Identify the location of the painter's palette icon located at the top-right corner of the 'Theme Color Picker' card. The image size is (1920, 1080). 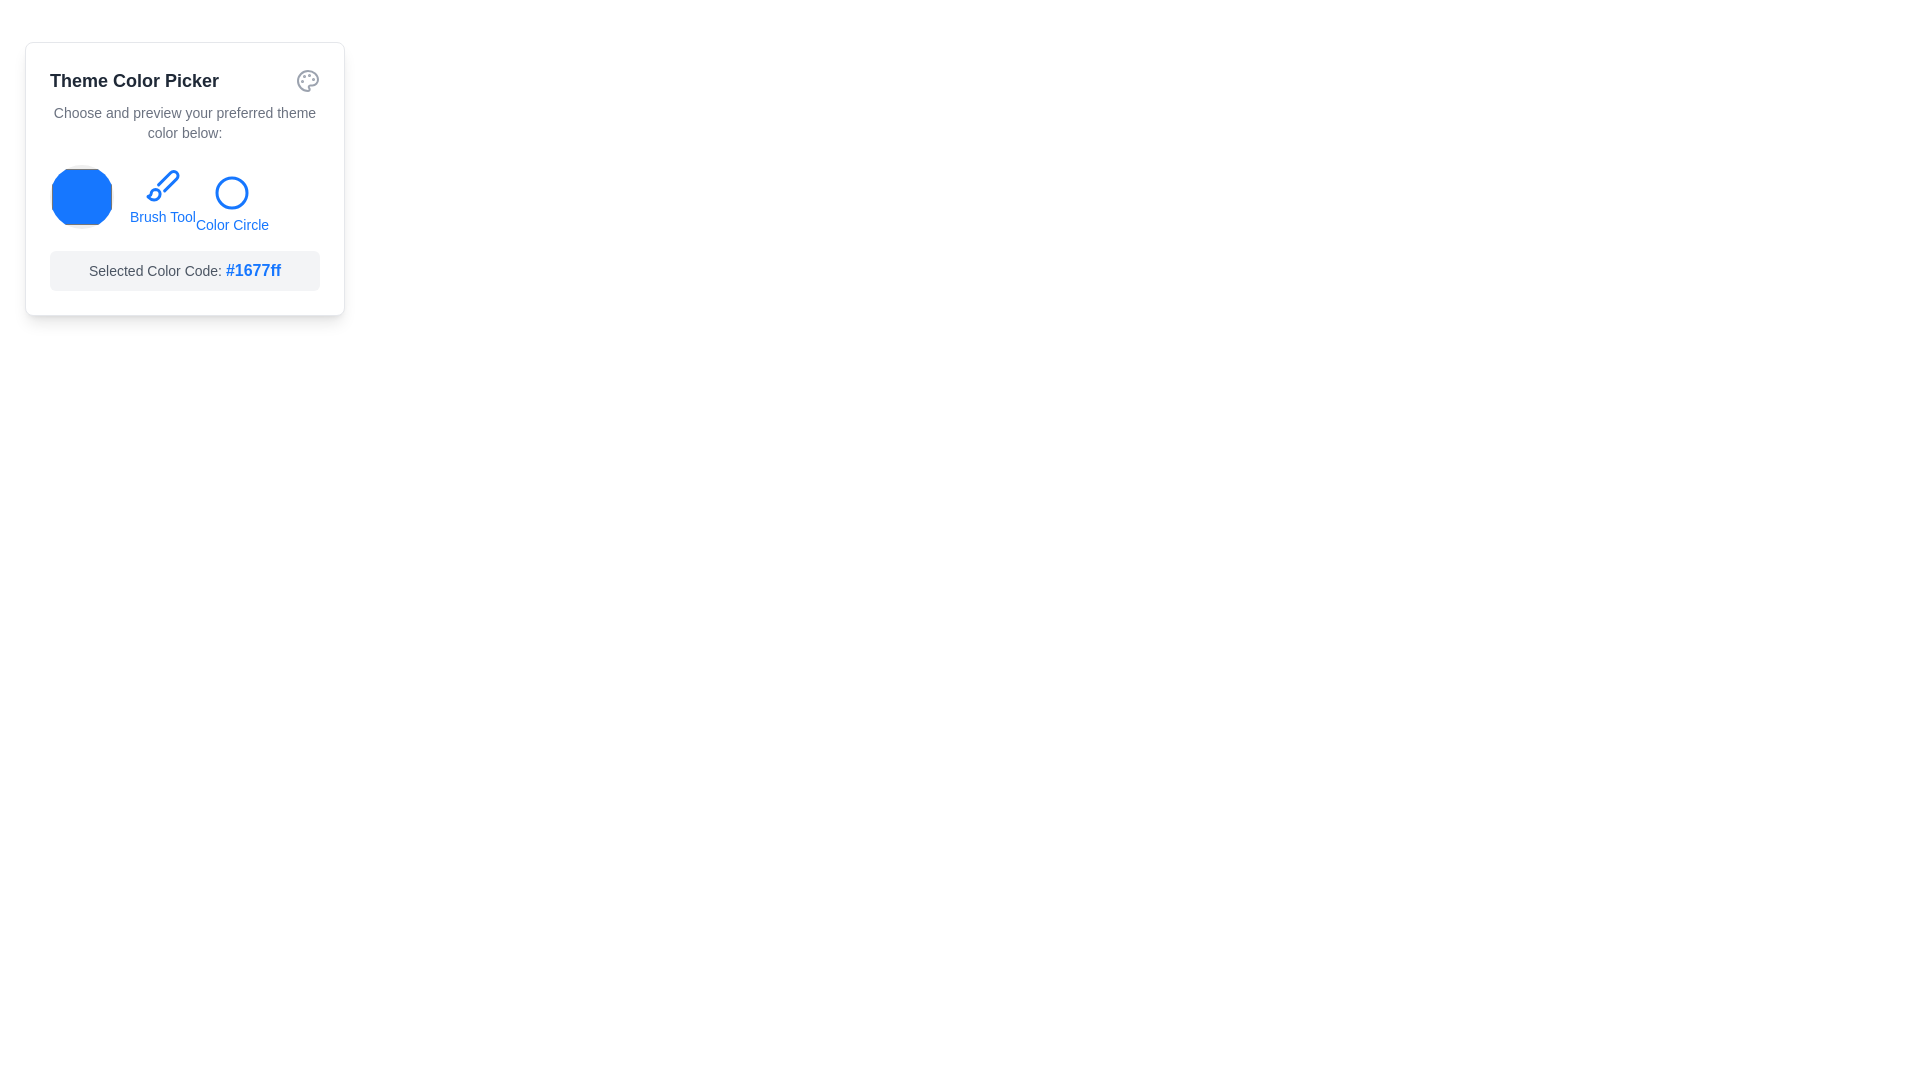
(306, 80).